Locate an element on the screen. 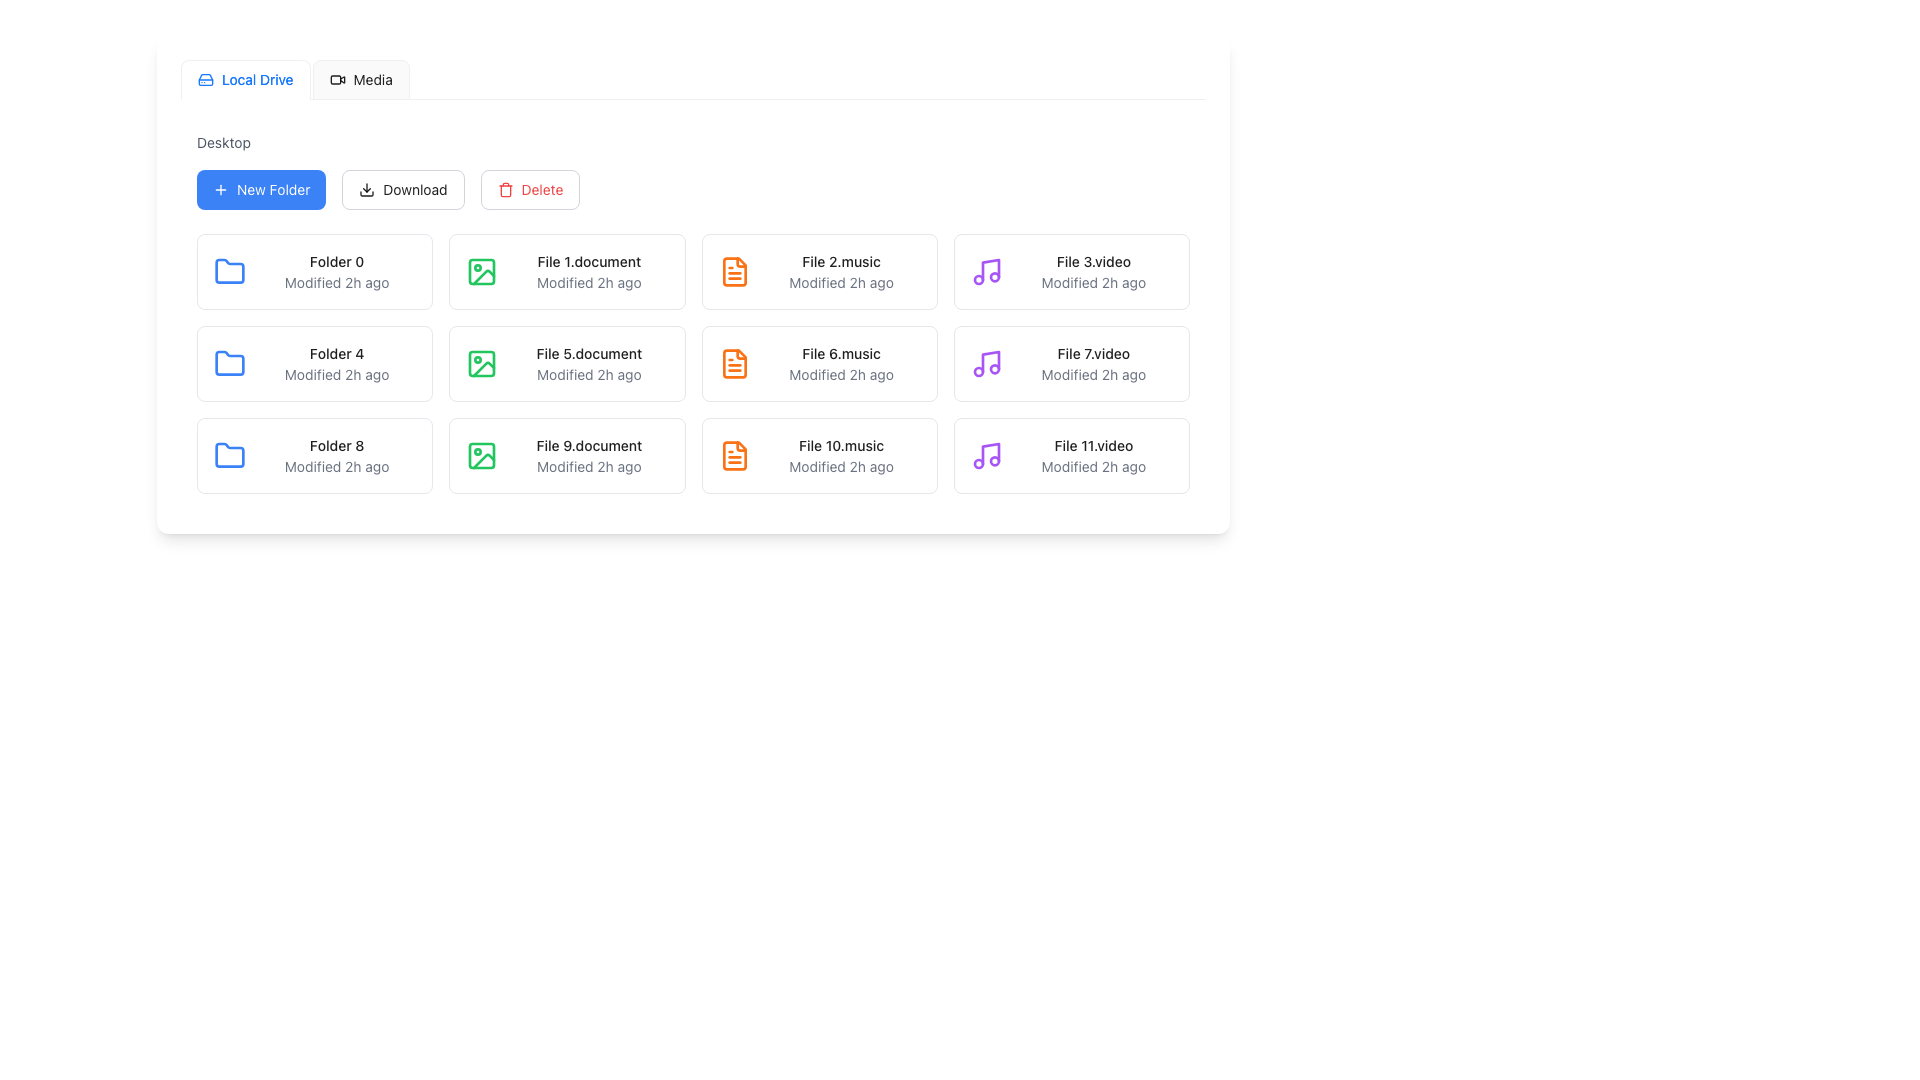 The width and height of the screenshot is (1920, 1080). displayed file information from the text block containing 'File 2.music' in bold black font and 'Modified 2h ago' in smaller gray font, located in the second column of the first row in a grid layout is located at coordinates (841, 272).